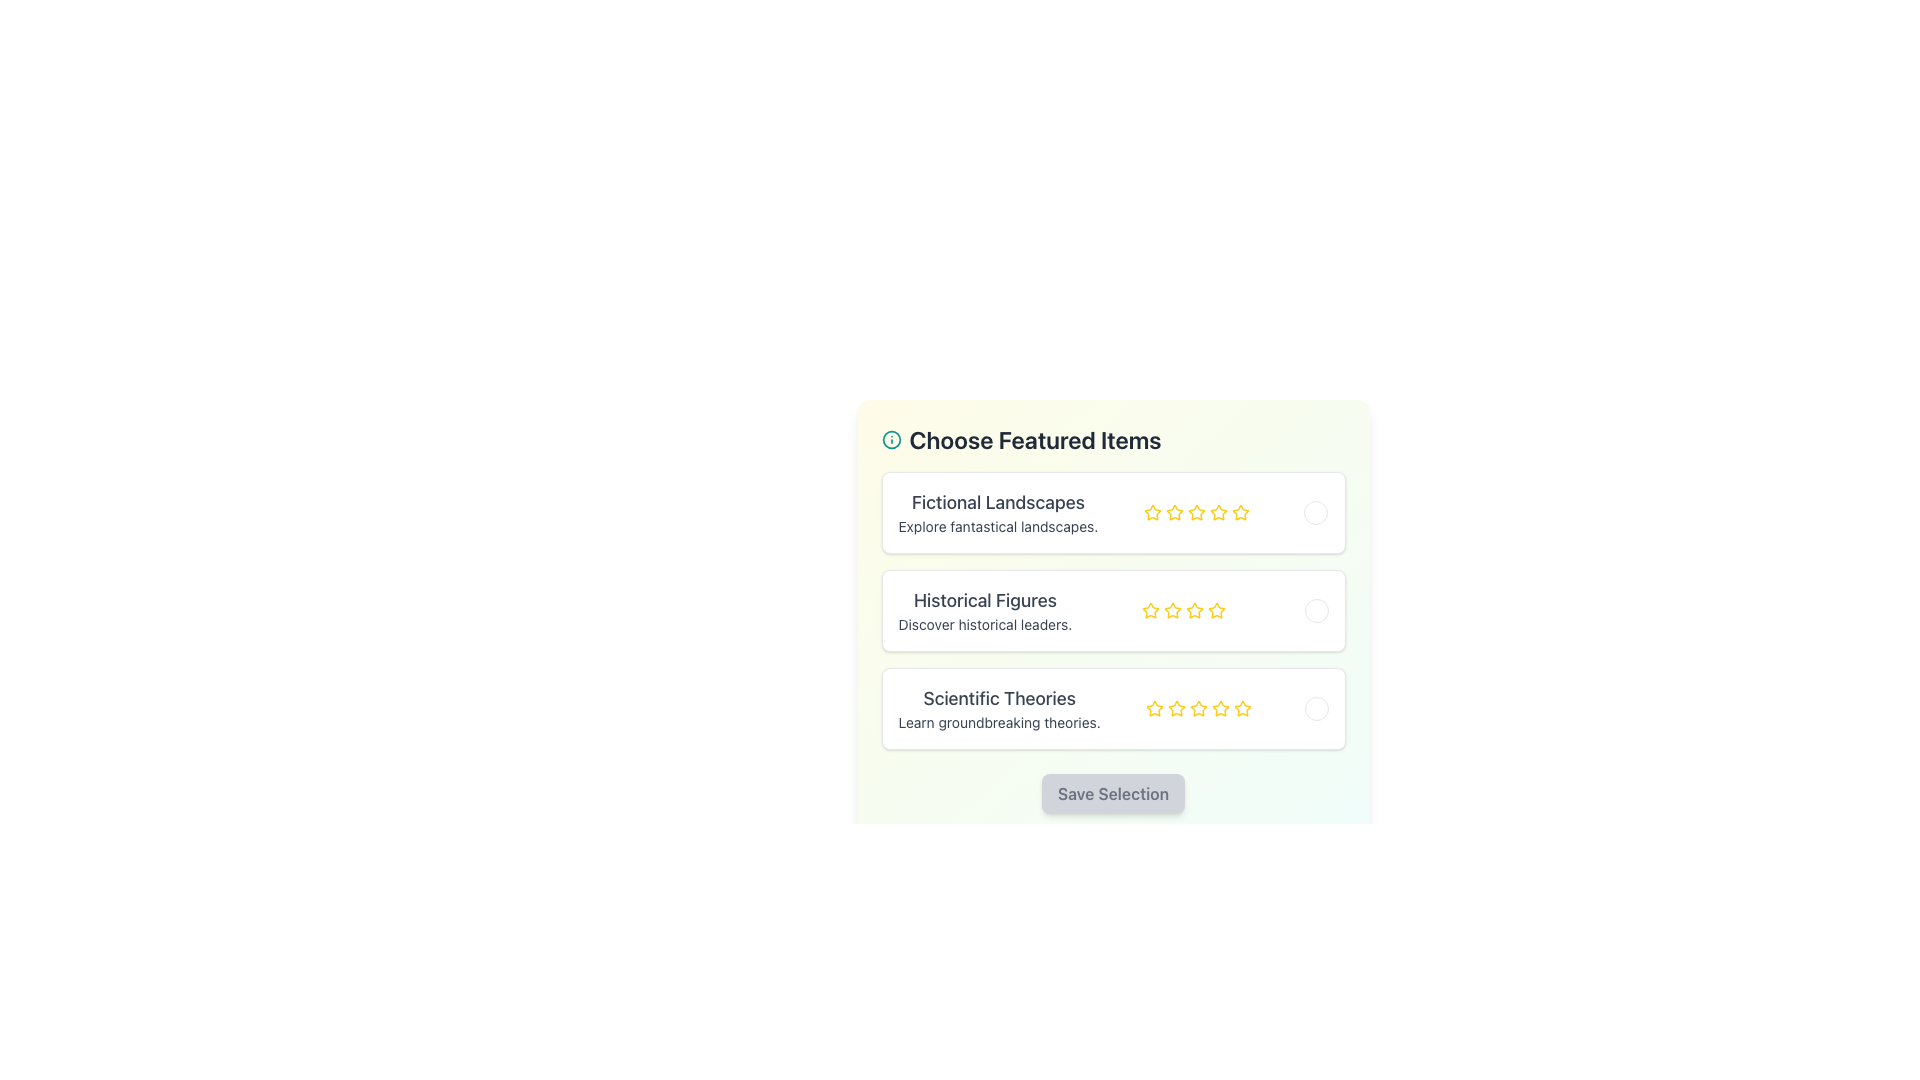 The height and width of the screenshot is (1080, 1920). I want to click on the fifth star-shaped rating icon in the 'Choose Featured Items' section under the 'Fictional Landscapes' option, so click(1218, 512).